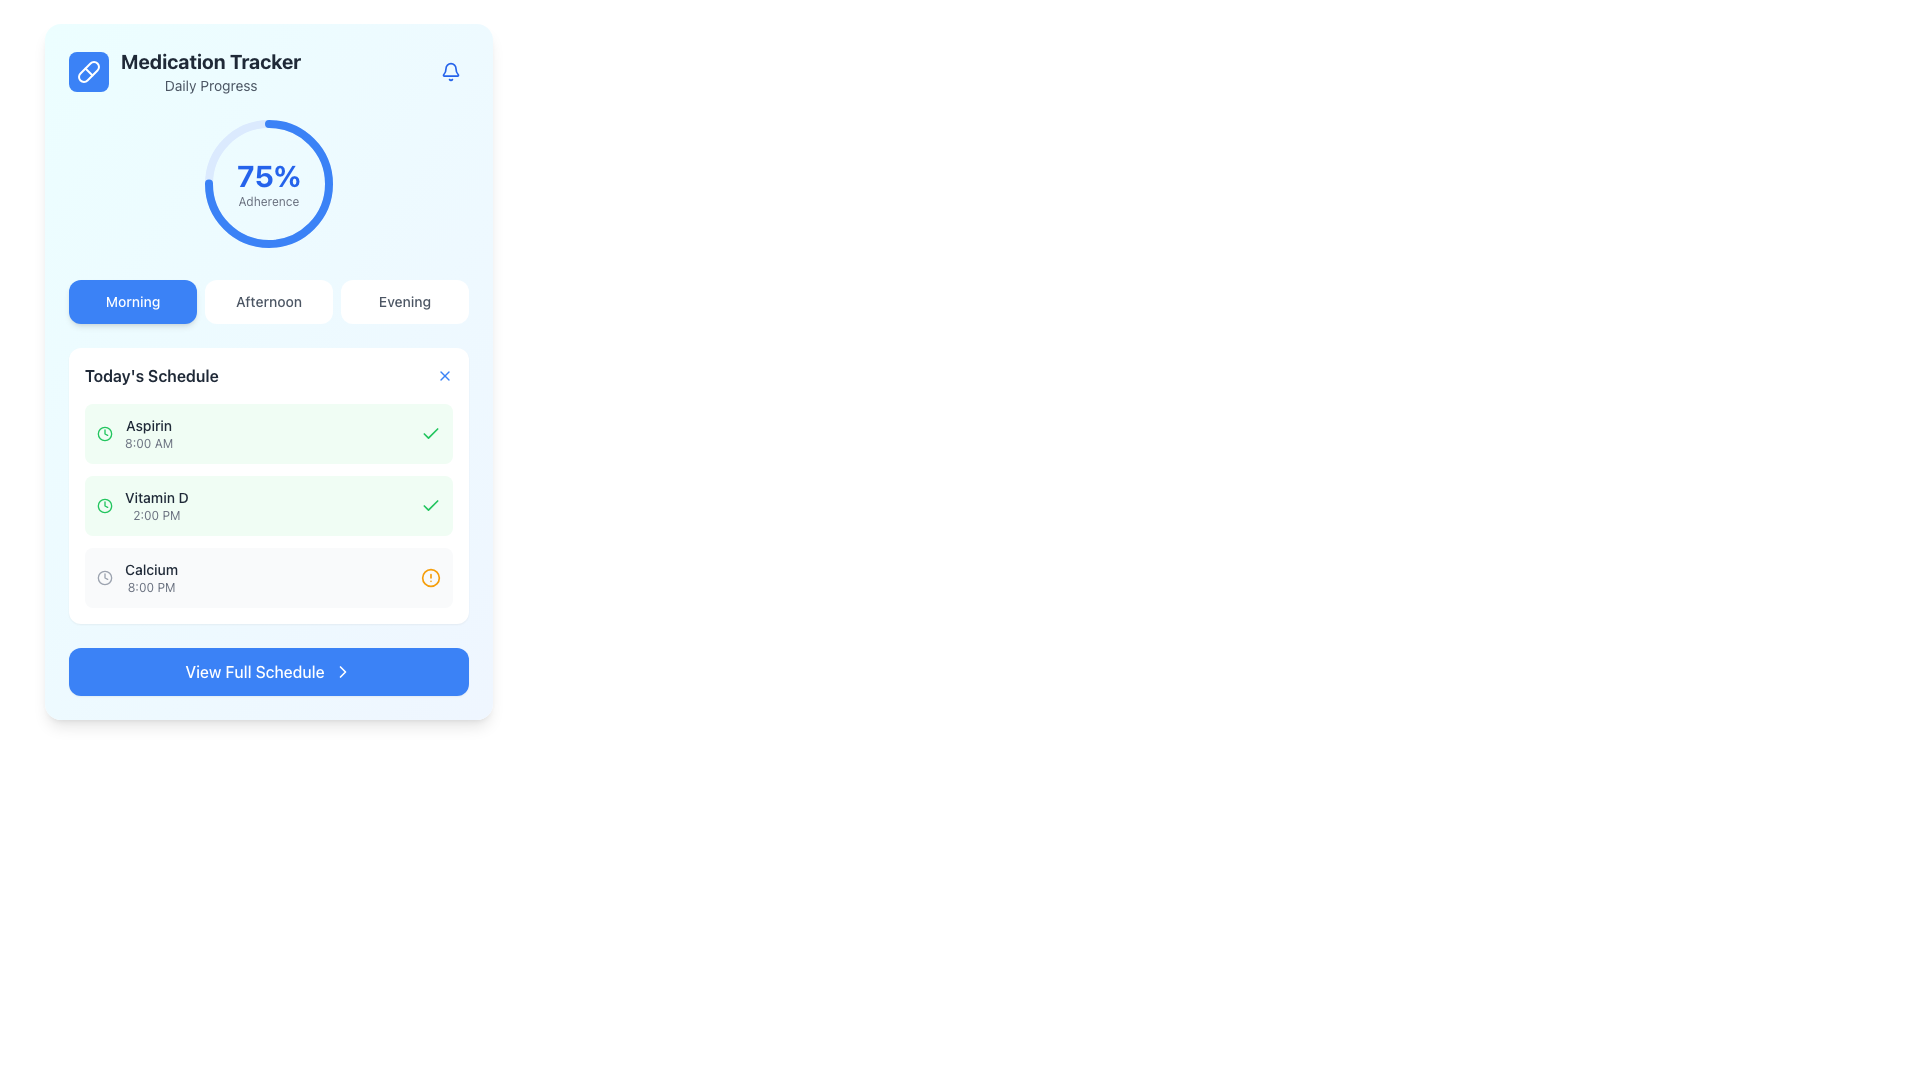  Describe the element at coordinates (267, 184) in the screenshot. I see `the Circular Progress Indicator displaying '75%' with blue text, located in the 'Daily Progress' section of the 'Medication Tracker' interface` at that location.